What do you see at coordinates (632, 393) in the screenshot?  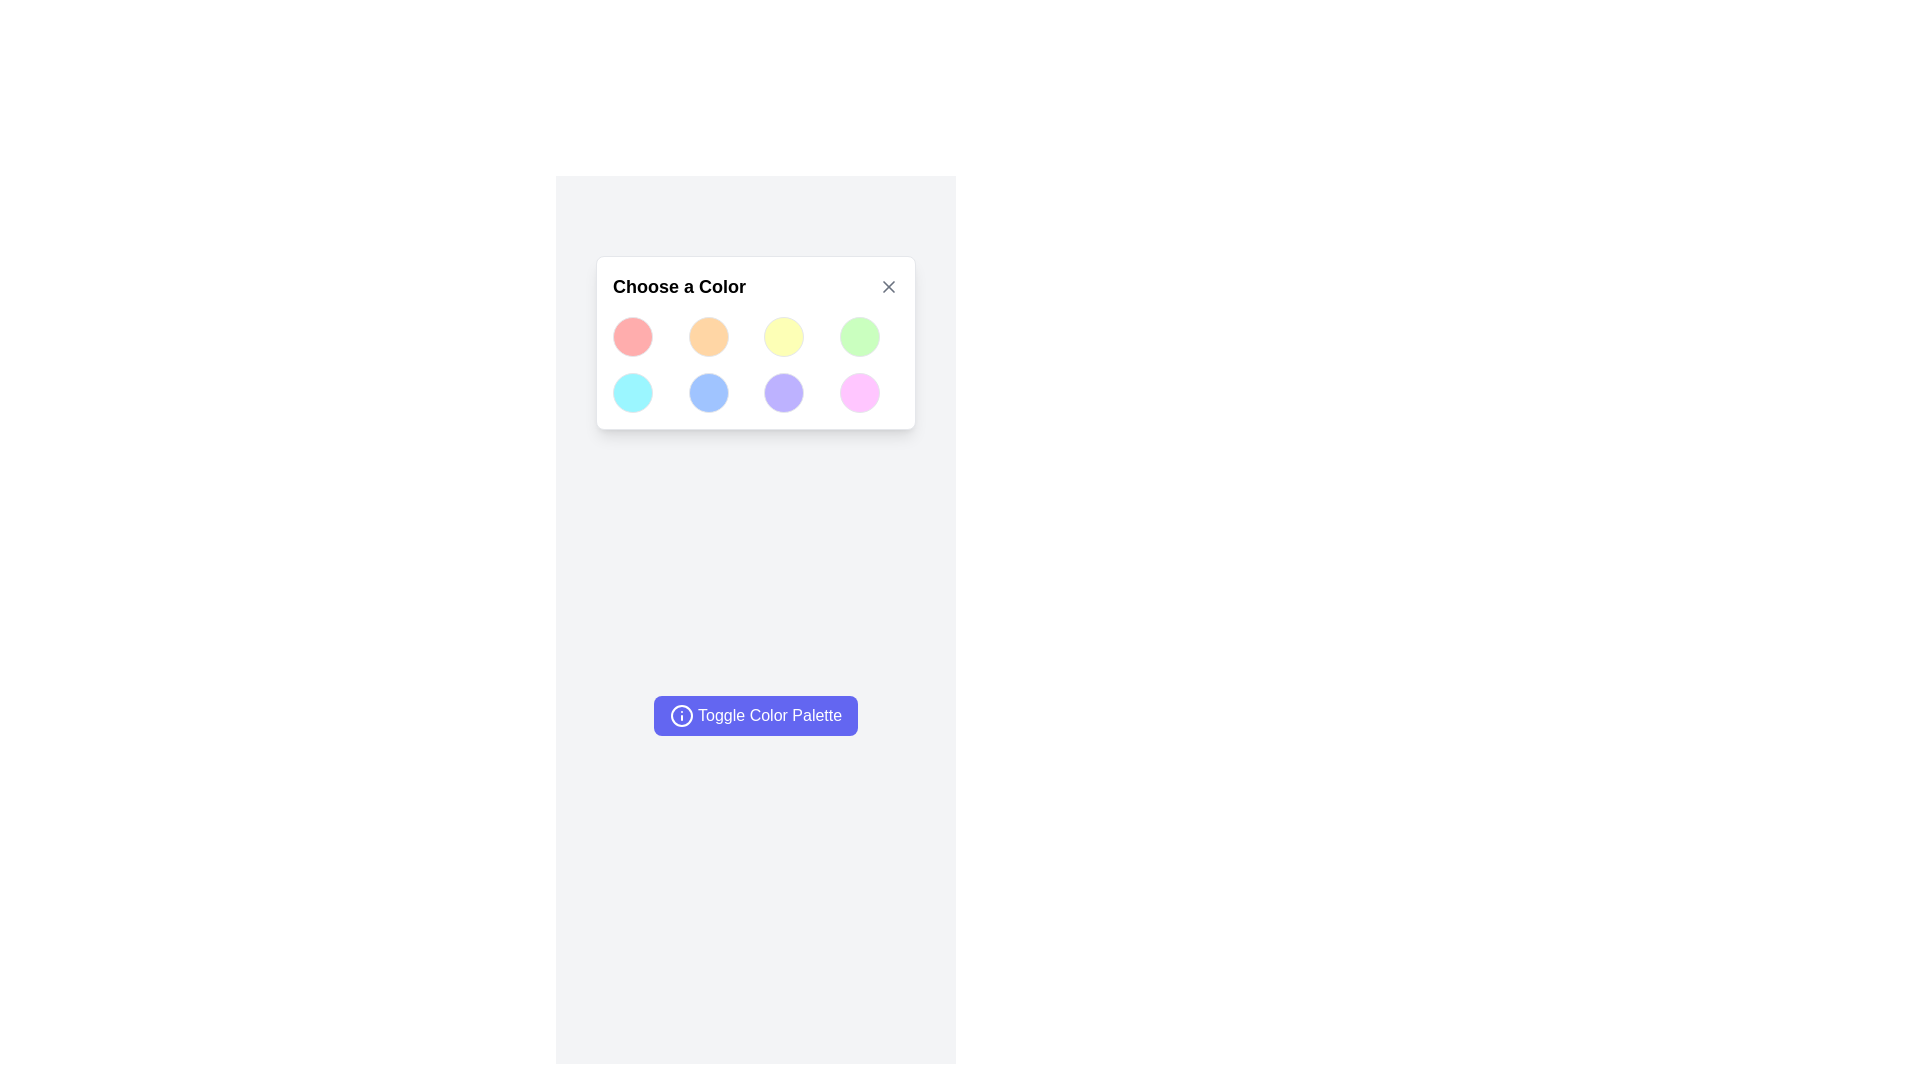 I see `the small circular color selection button with a light blue background` at bounding box center [632, 393].